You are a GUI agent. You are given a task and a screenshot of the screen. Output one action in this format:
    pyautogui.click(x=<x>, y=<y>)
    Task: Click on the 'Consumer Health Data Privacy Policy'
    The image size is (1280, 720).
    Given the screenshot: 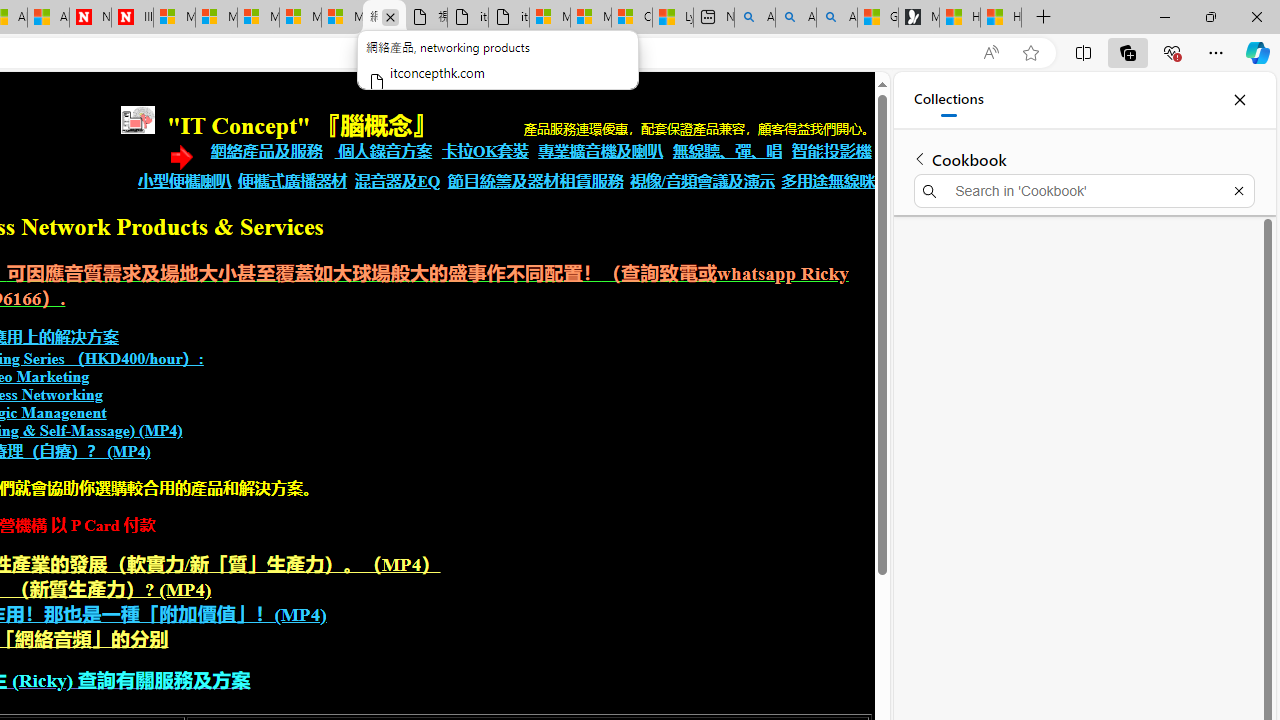 What is the action you would take?
    pyautogui.click(x=630, y=17)
    